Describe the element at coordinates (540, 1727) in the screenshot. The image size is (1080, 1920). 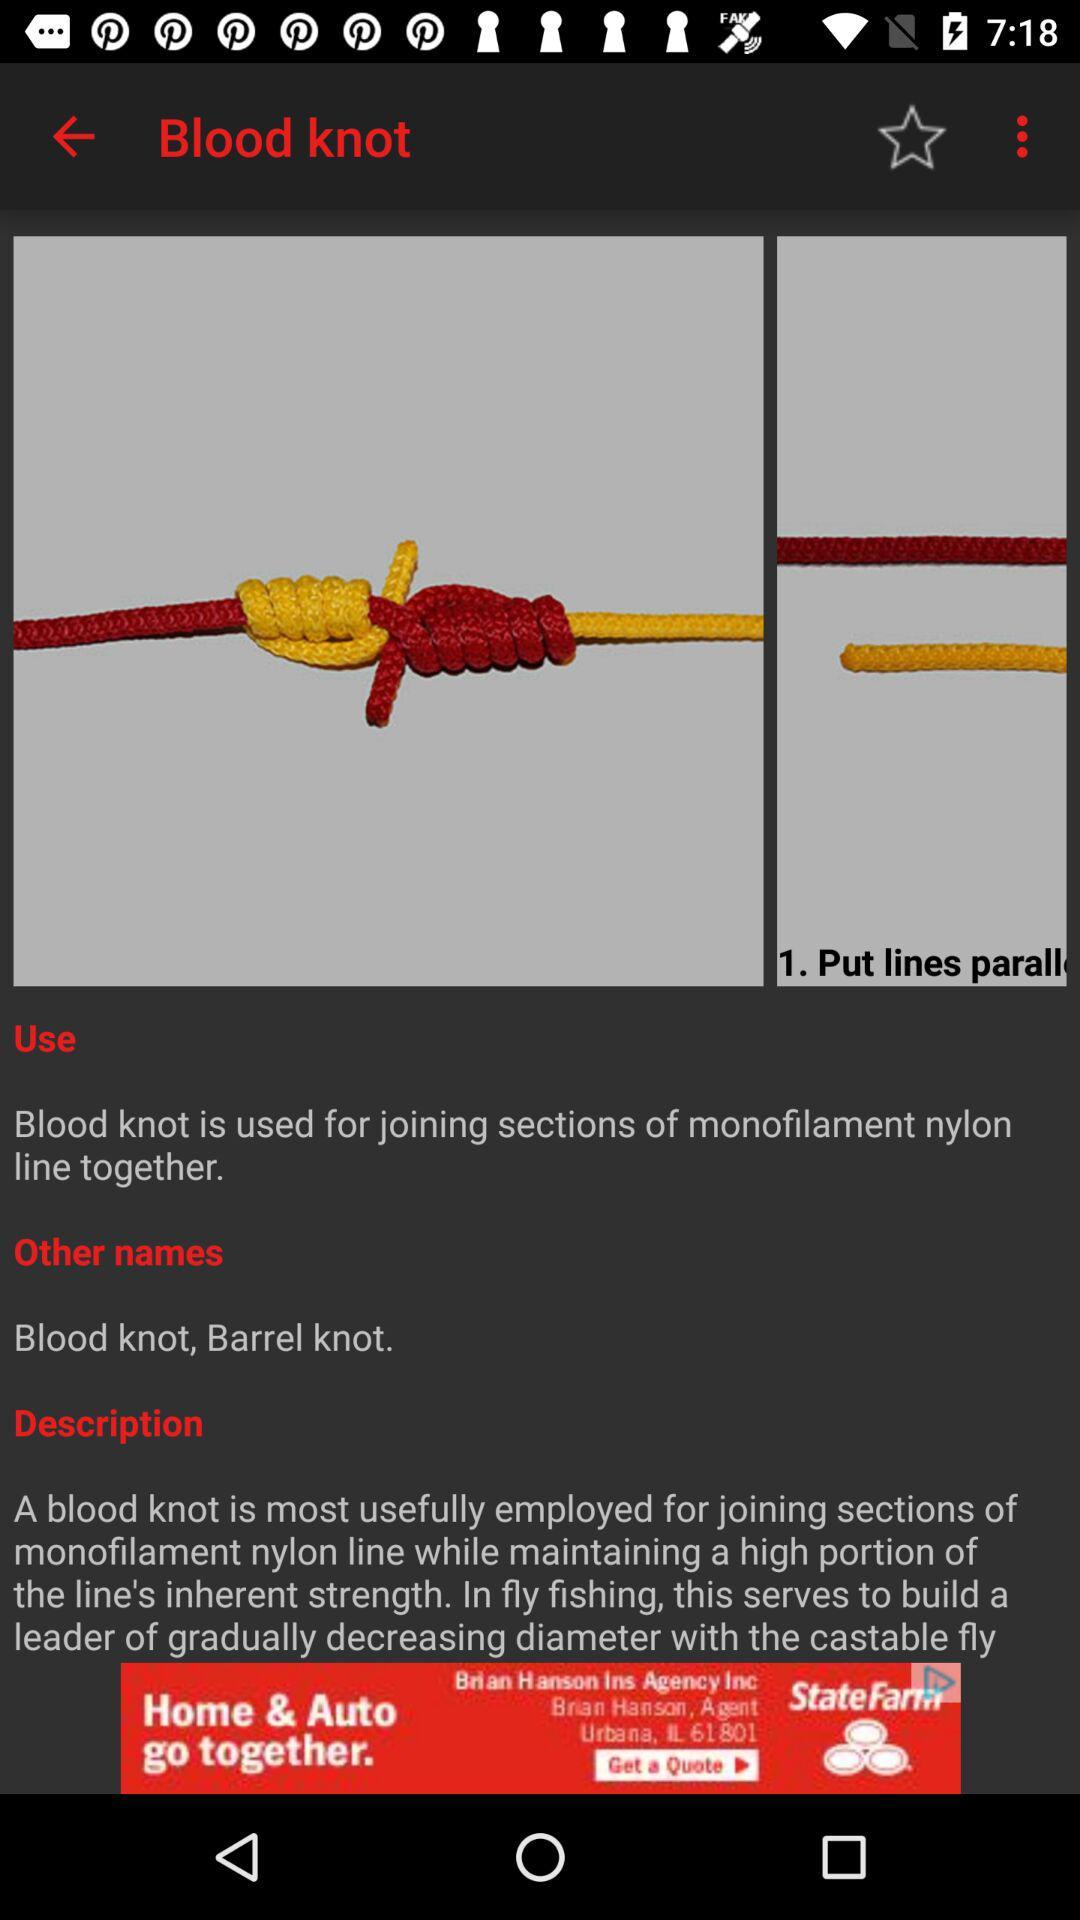
I see `advertisement banner` at that location.